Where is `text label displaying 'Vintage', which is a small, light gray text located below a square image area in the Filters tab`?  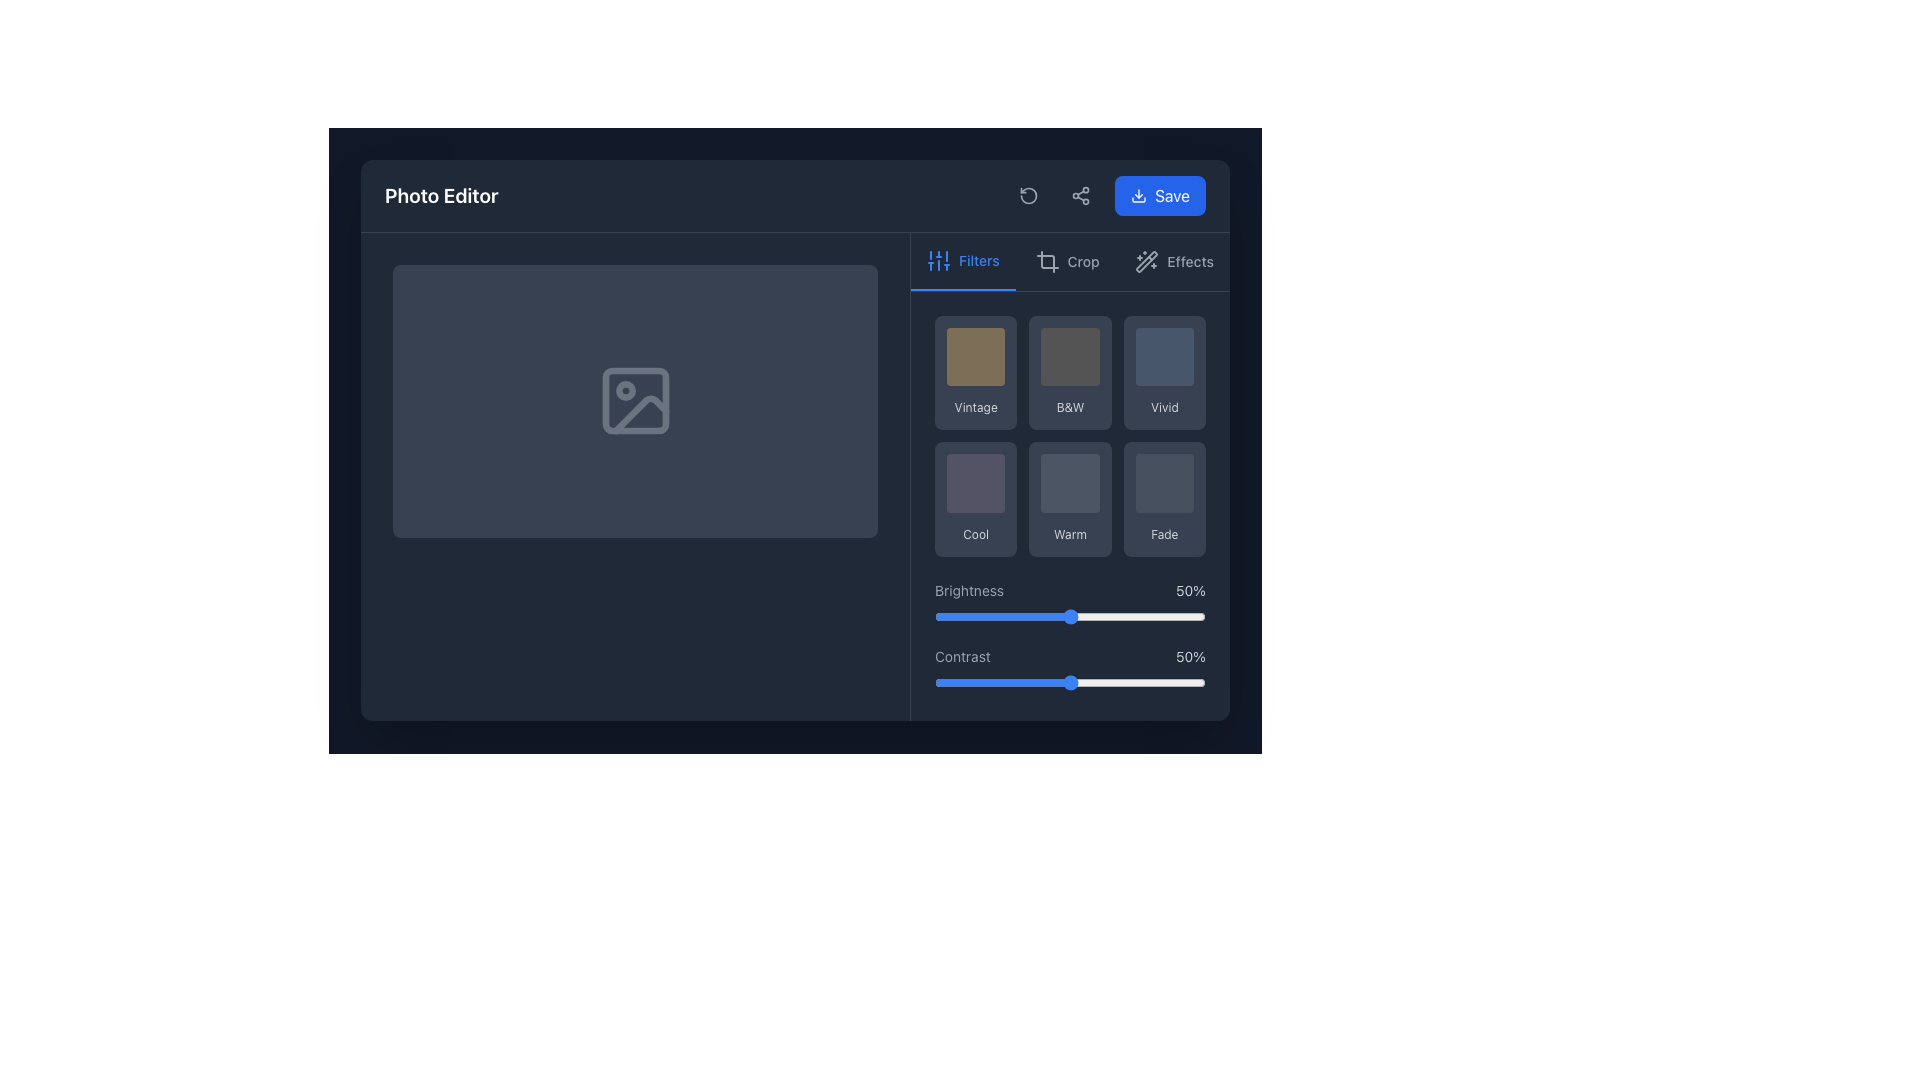 text label displaying 'Vintage', which is a small, light gray text located below a square image area in the Filters tab is located at coordinates (976, 406).